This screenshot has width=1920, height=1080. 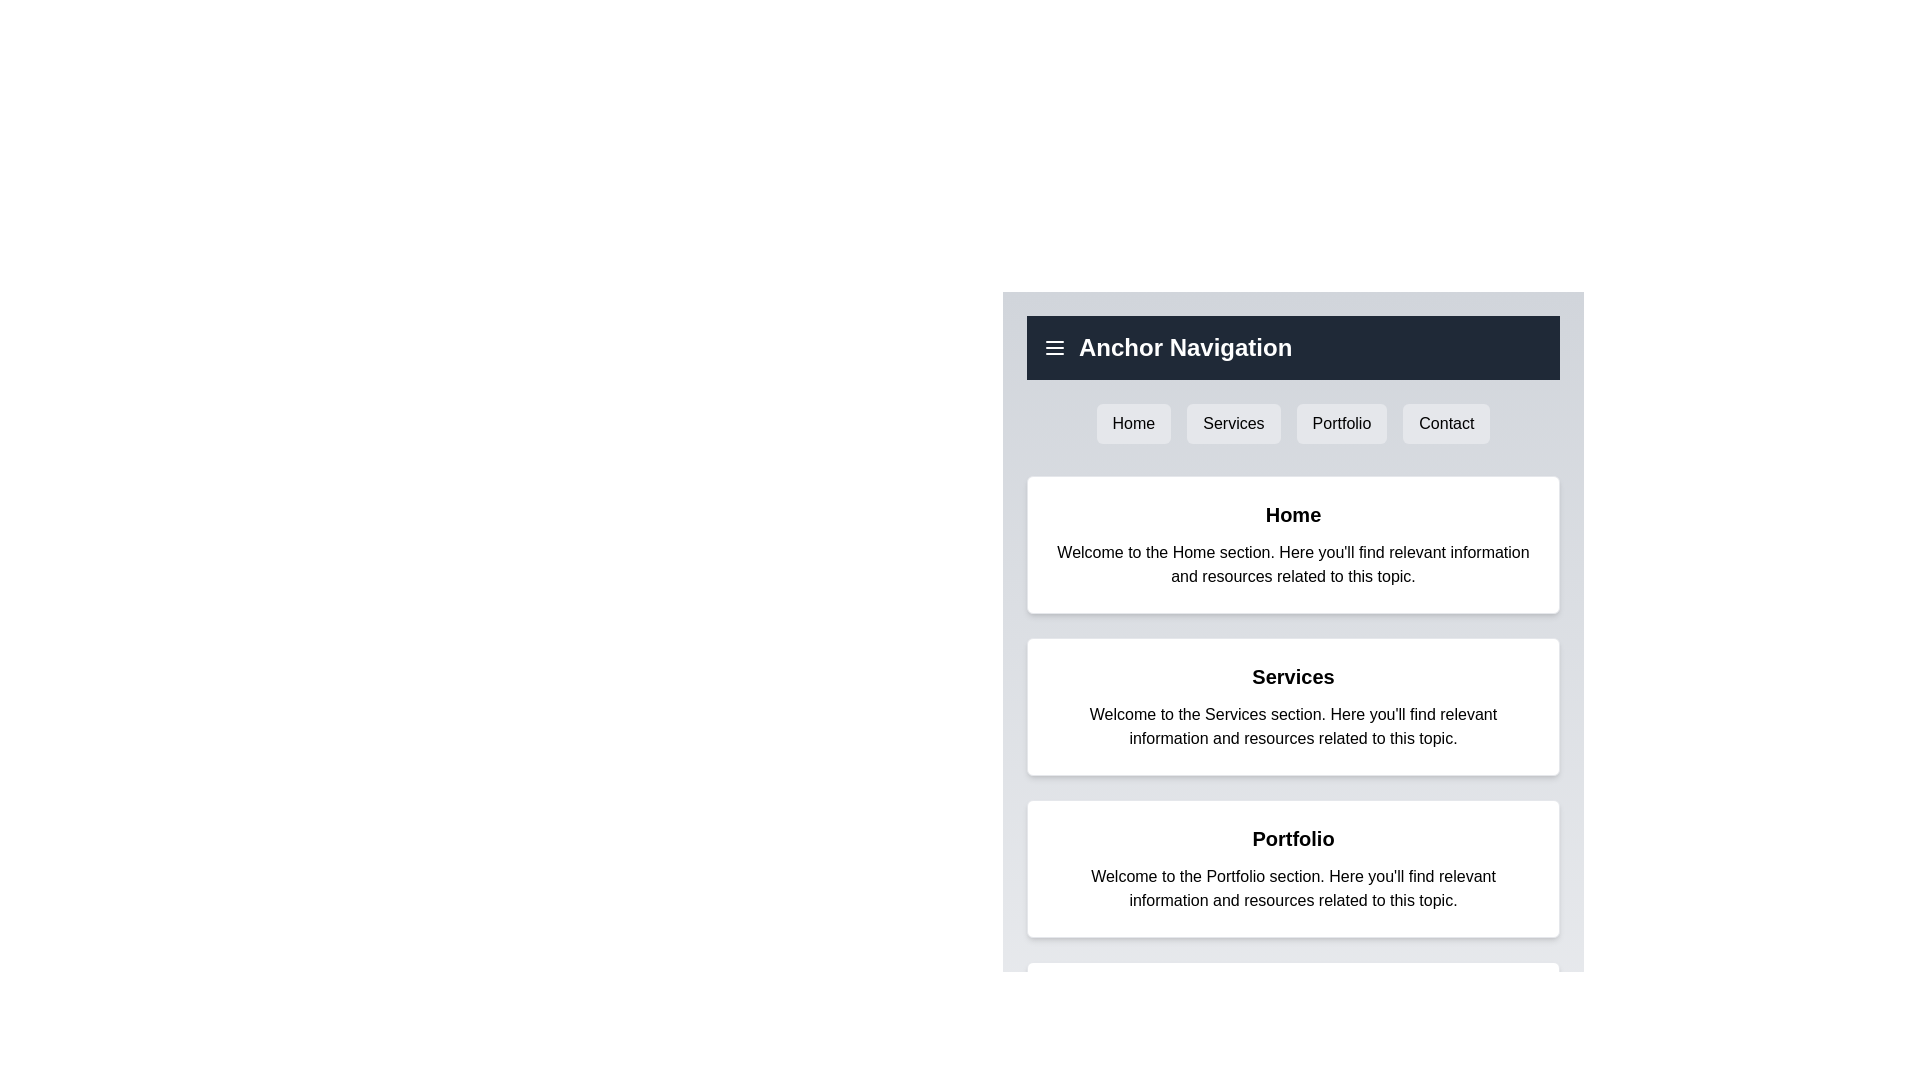 What do you see at coordinates (1341, 423) in the screenshot?
I see `the third button in the navigation bar, which links to the portfolio section of the webpage` at bounding box center [1341, 423].